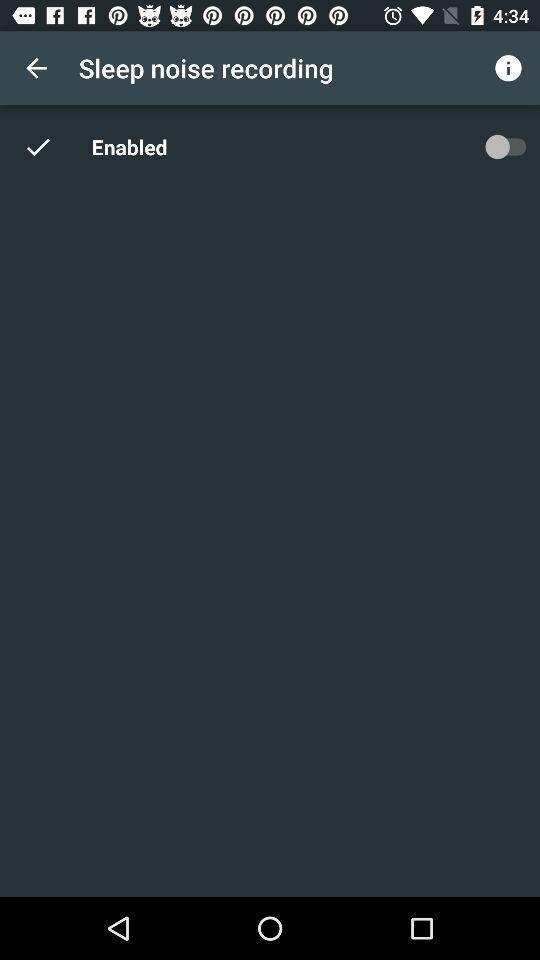 This screenshot has width=540, height=960. What do you see at coordinates (133, 145) in the screenshot?
I see `item below sleep noise recording` at bounding box center [133, 145].